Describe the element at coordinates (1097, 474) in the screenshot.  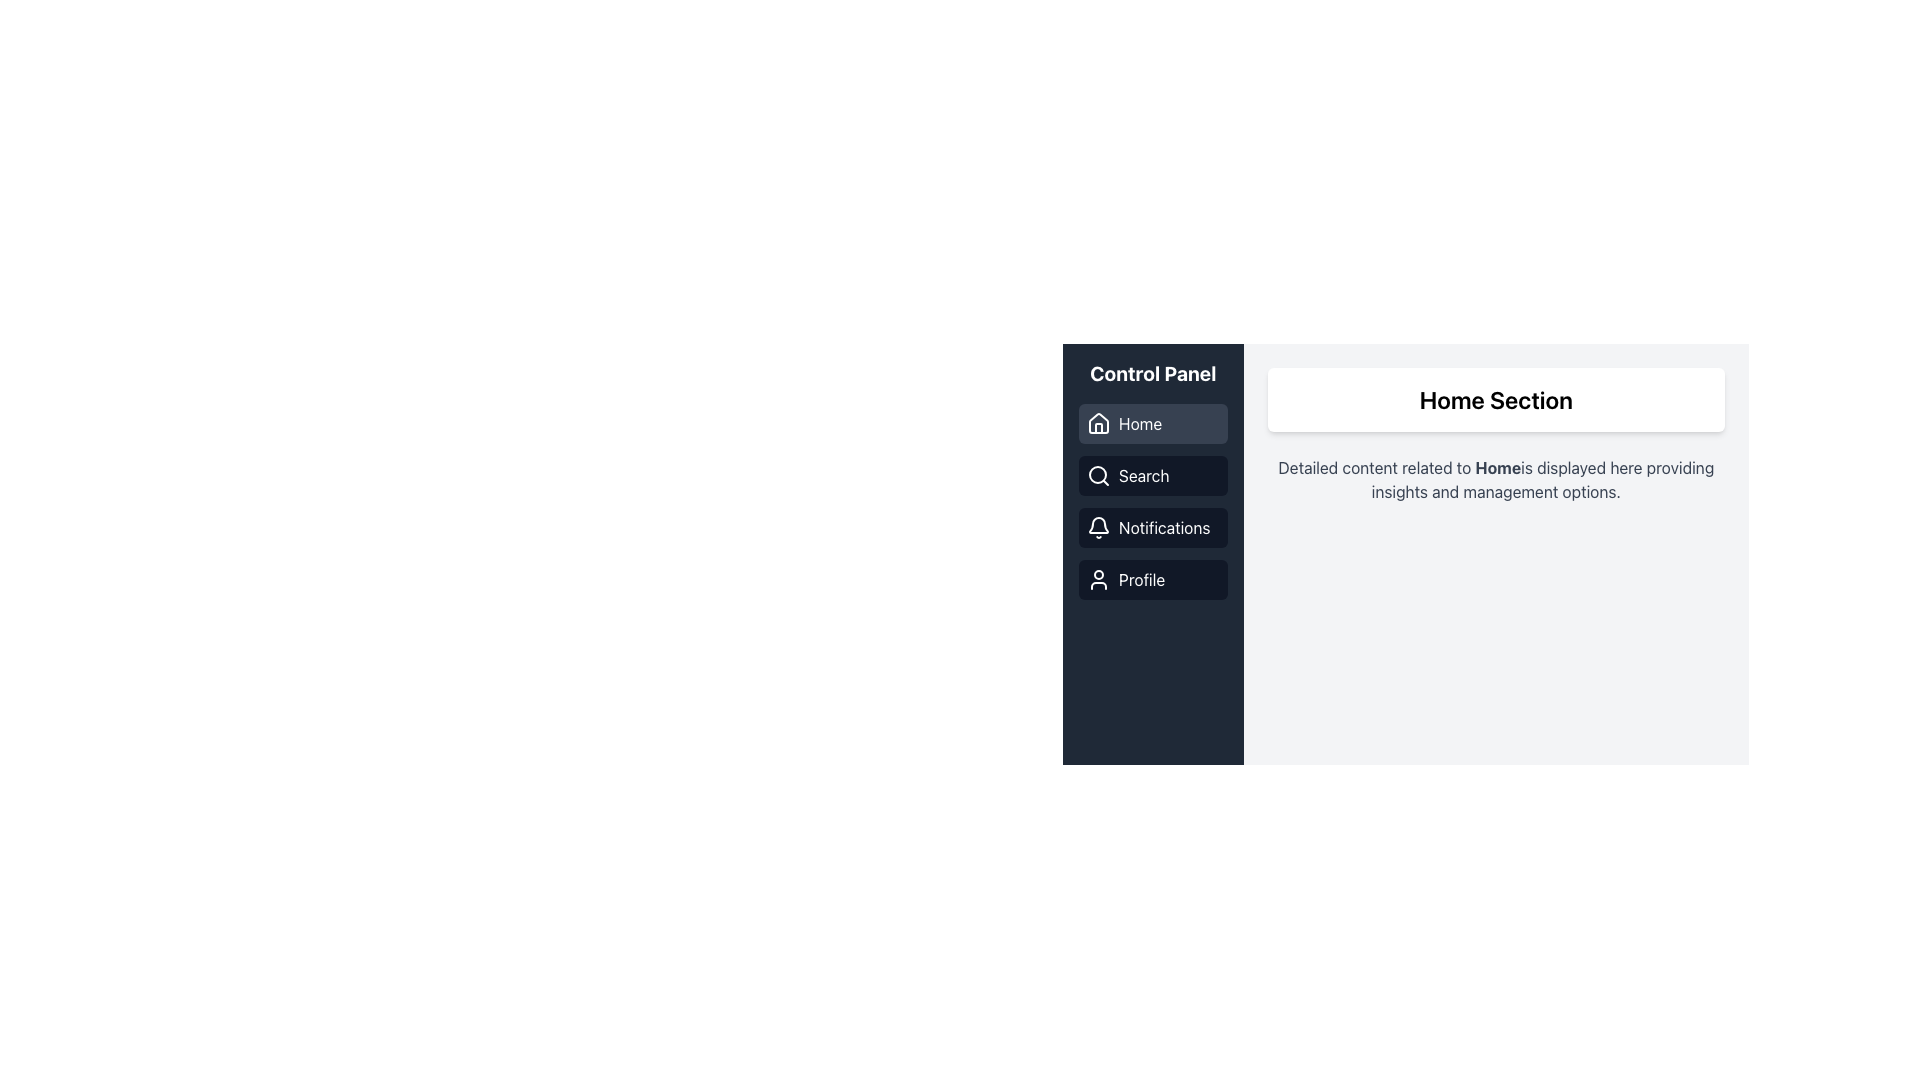
I see `the SVG circle that represents the central part of the magnifying glass icon in the 'Search' button located in the sidebar menu` at that location.